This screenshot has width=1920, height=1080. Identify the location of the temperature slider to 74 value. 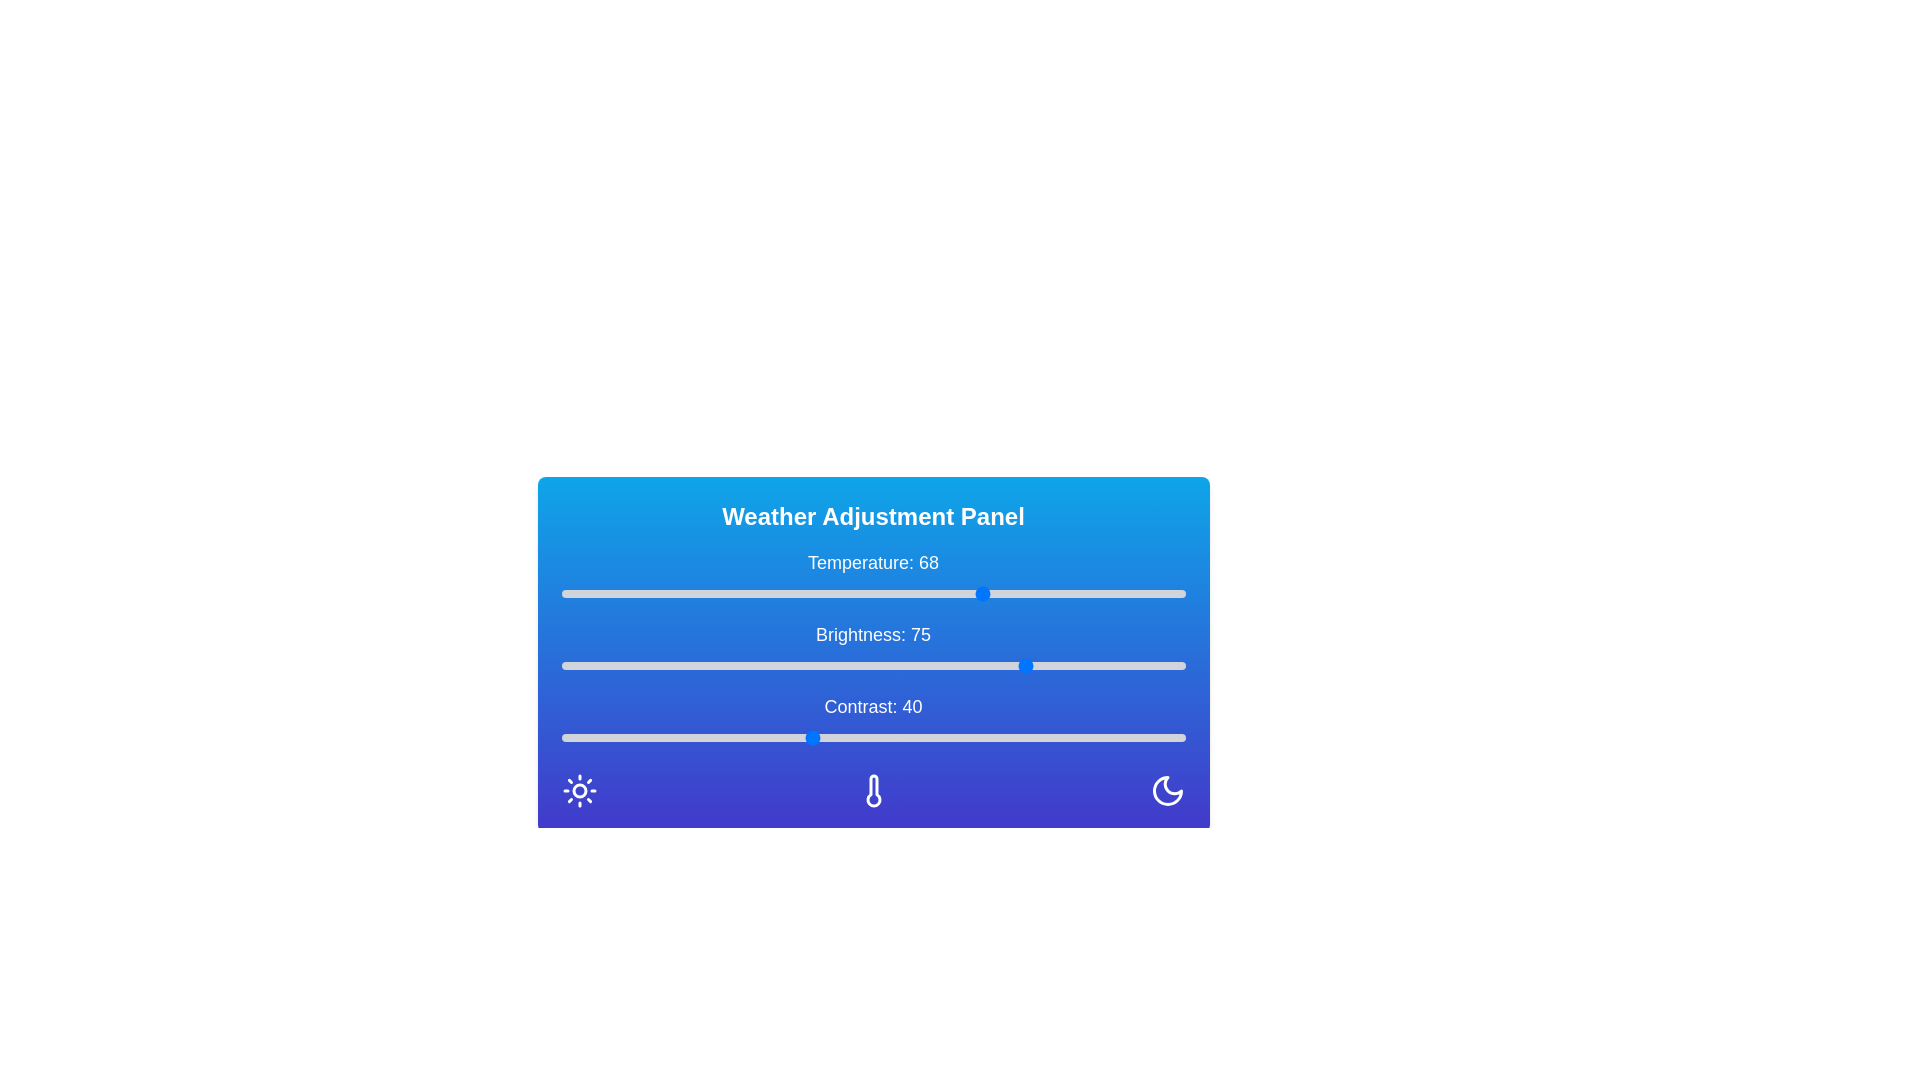
(1023, 593).